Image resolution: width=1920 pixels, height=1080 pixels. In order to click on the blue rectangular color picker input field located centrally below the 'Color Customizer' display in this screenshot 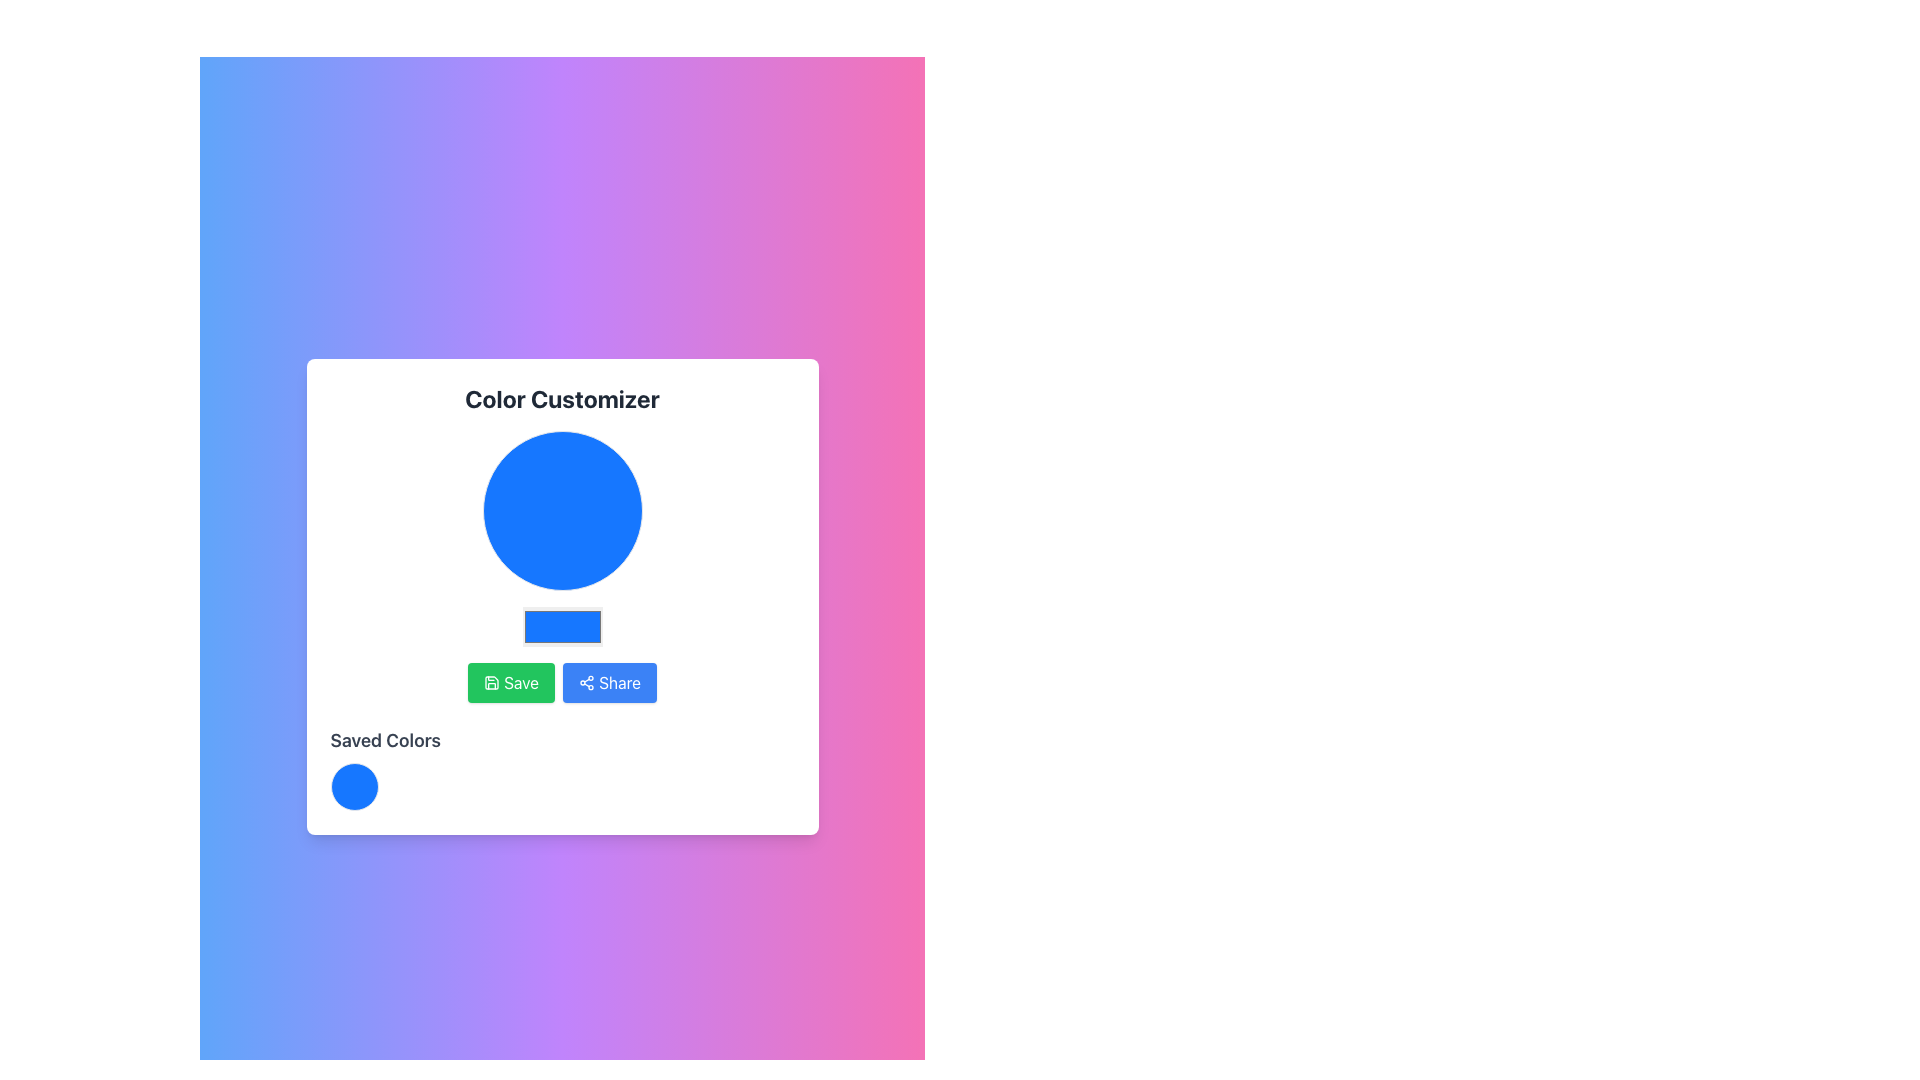, I will do `click(561, 596)`.